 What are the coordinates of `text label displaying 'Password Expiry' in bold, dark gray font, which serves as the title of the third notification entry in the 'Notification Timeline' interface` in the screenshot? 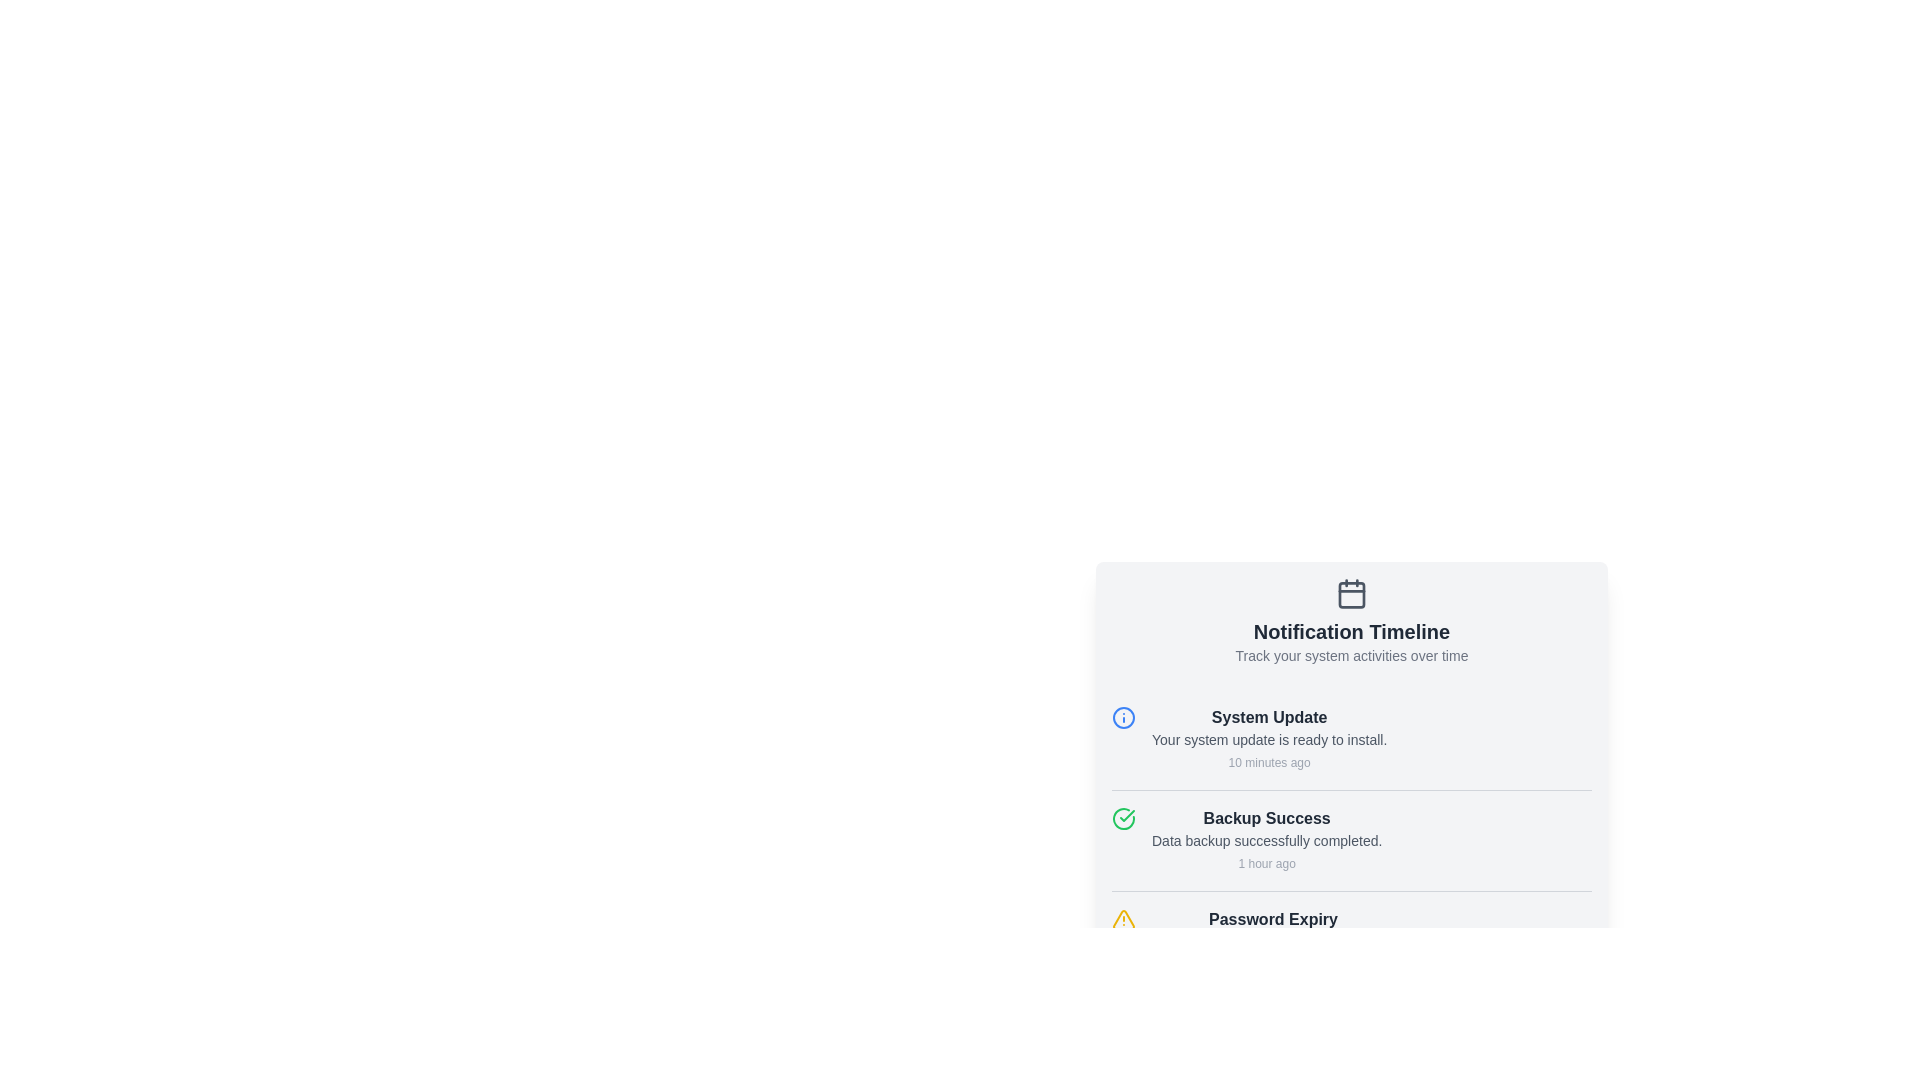 It's located at (1272, 920).